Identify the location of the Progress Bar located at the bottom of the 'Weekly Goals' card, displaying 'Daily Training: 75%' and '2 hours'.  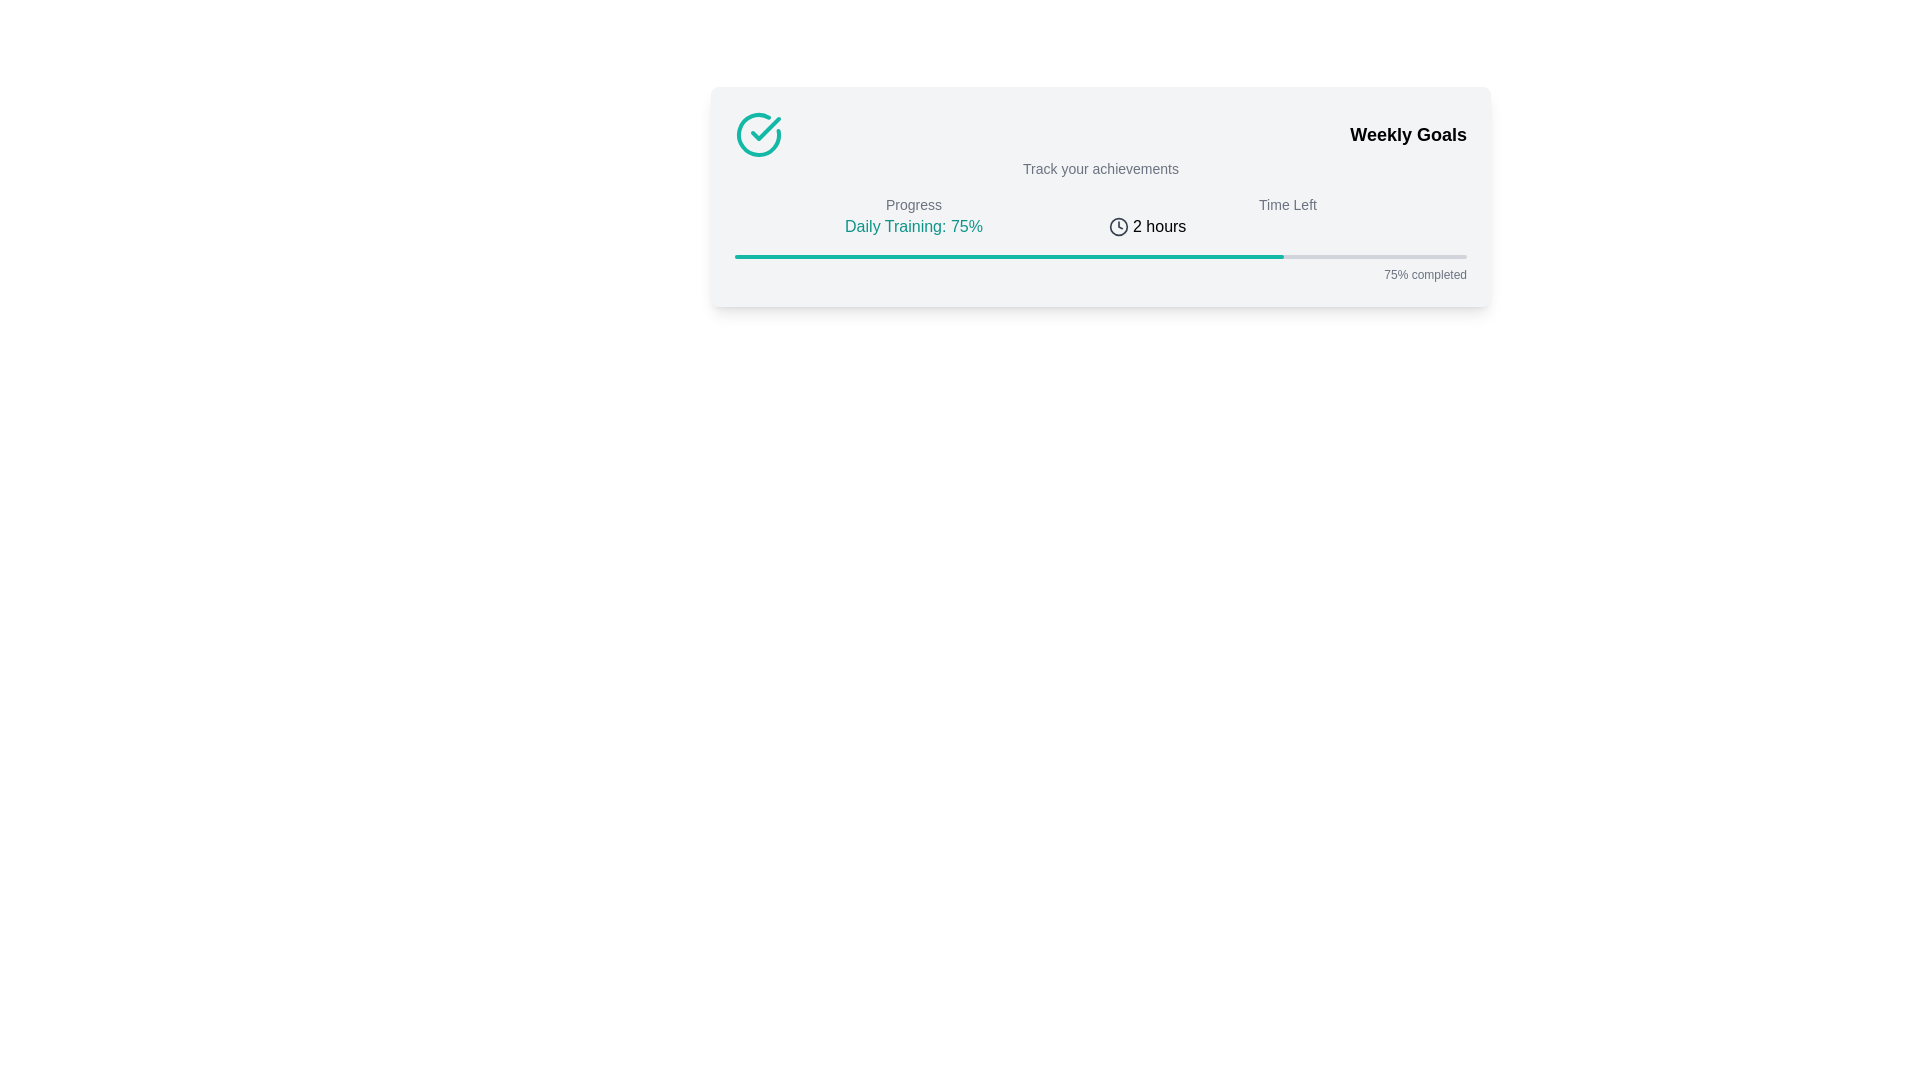
(1099, 268).